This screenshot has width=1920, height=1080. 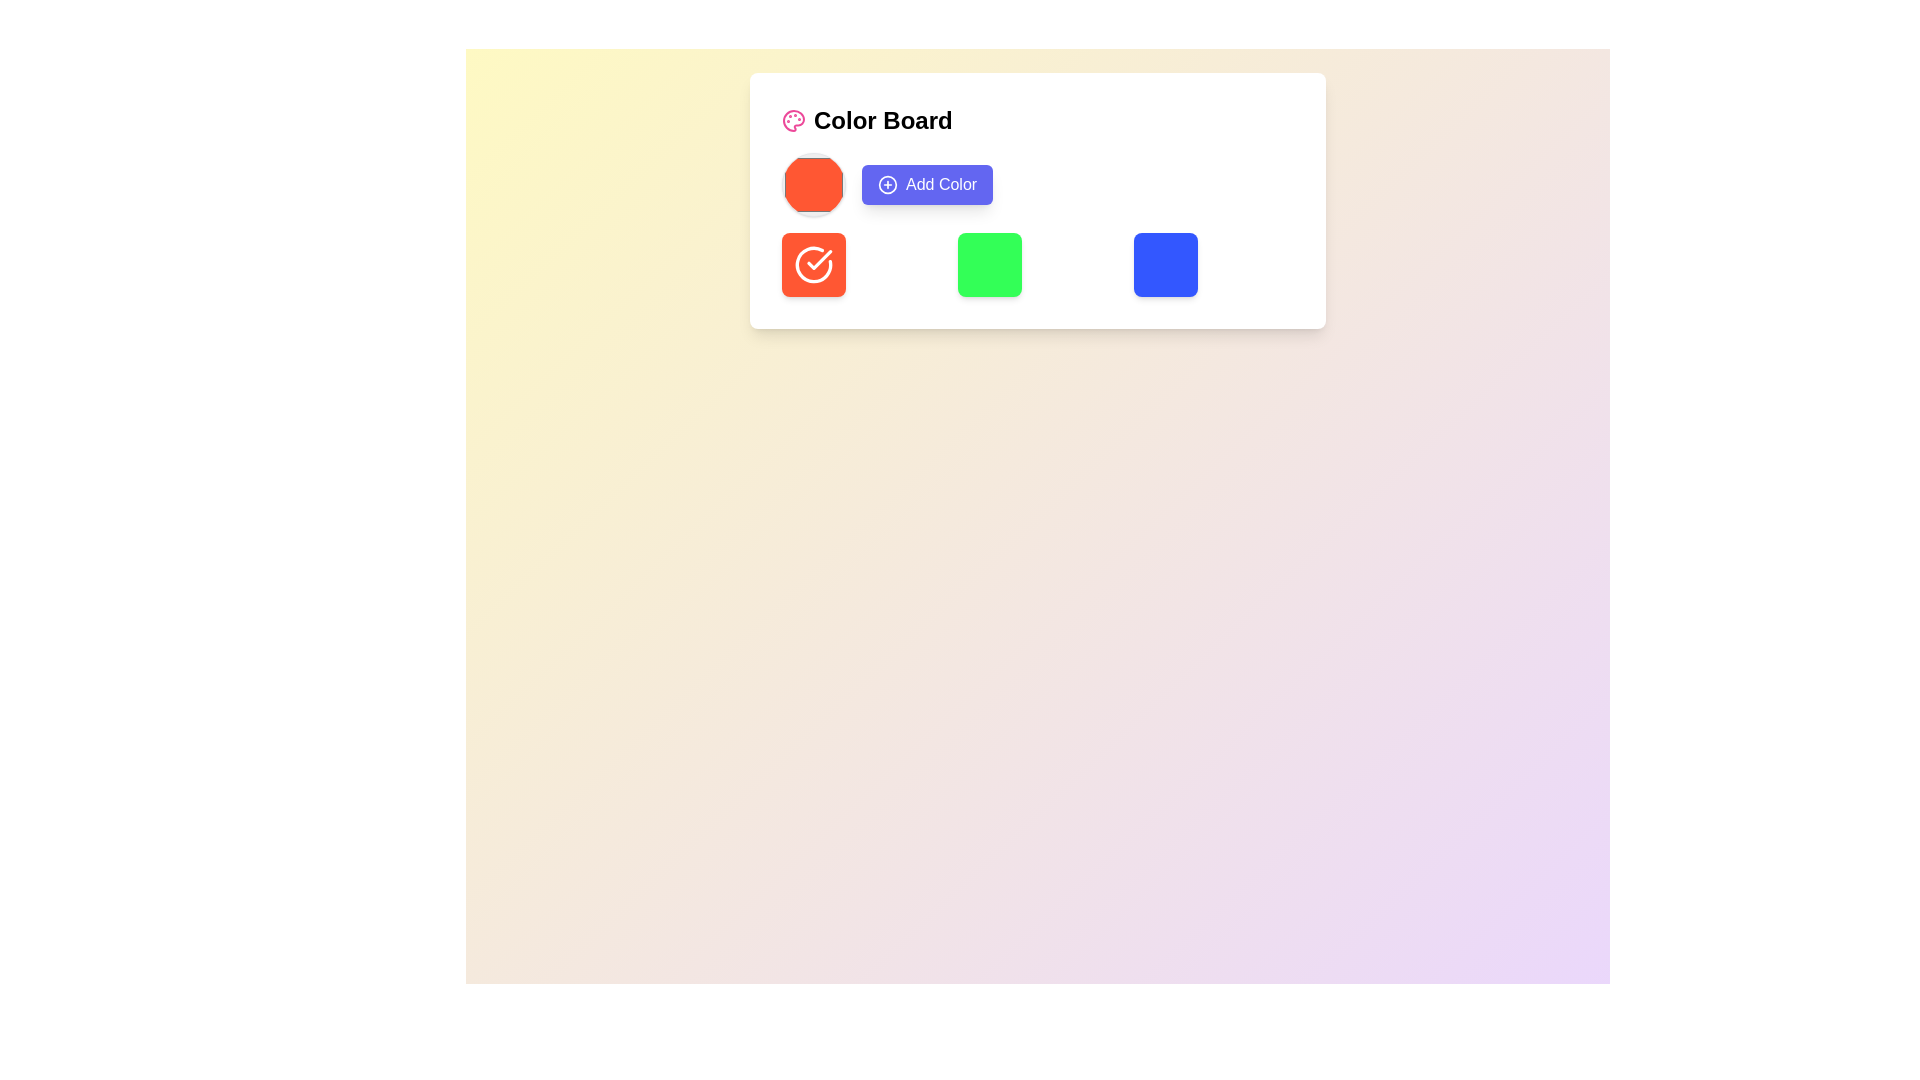 What do you see at coordinates (814, 264) in the screenshot?
I see `the first button in the second row of a 3x2 grid layout, located underneath a red octagonal button` at bounding box center [814, 264].